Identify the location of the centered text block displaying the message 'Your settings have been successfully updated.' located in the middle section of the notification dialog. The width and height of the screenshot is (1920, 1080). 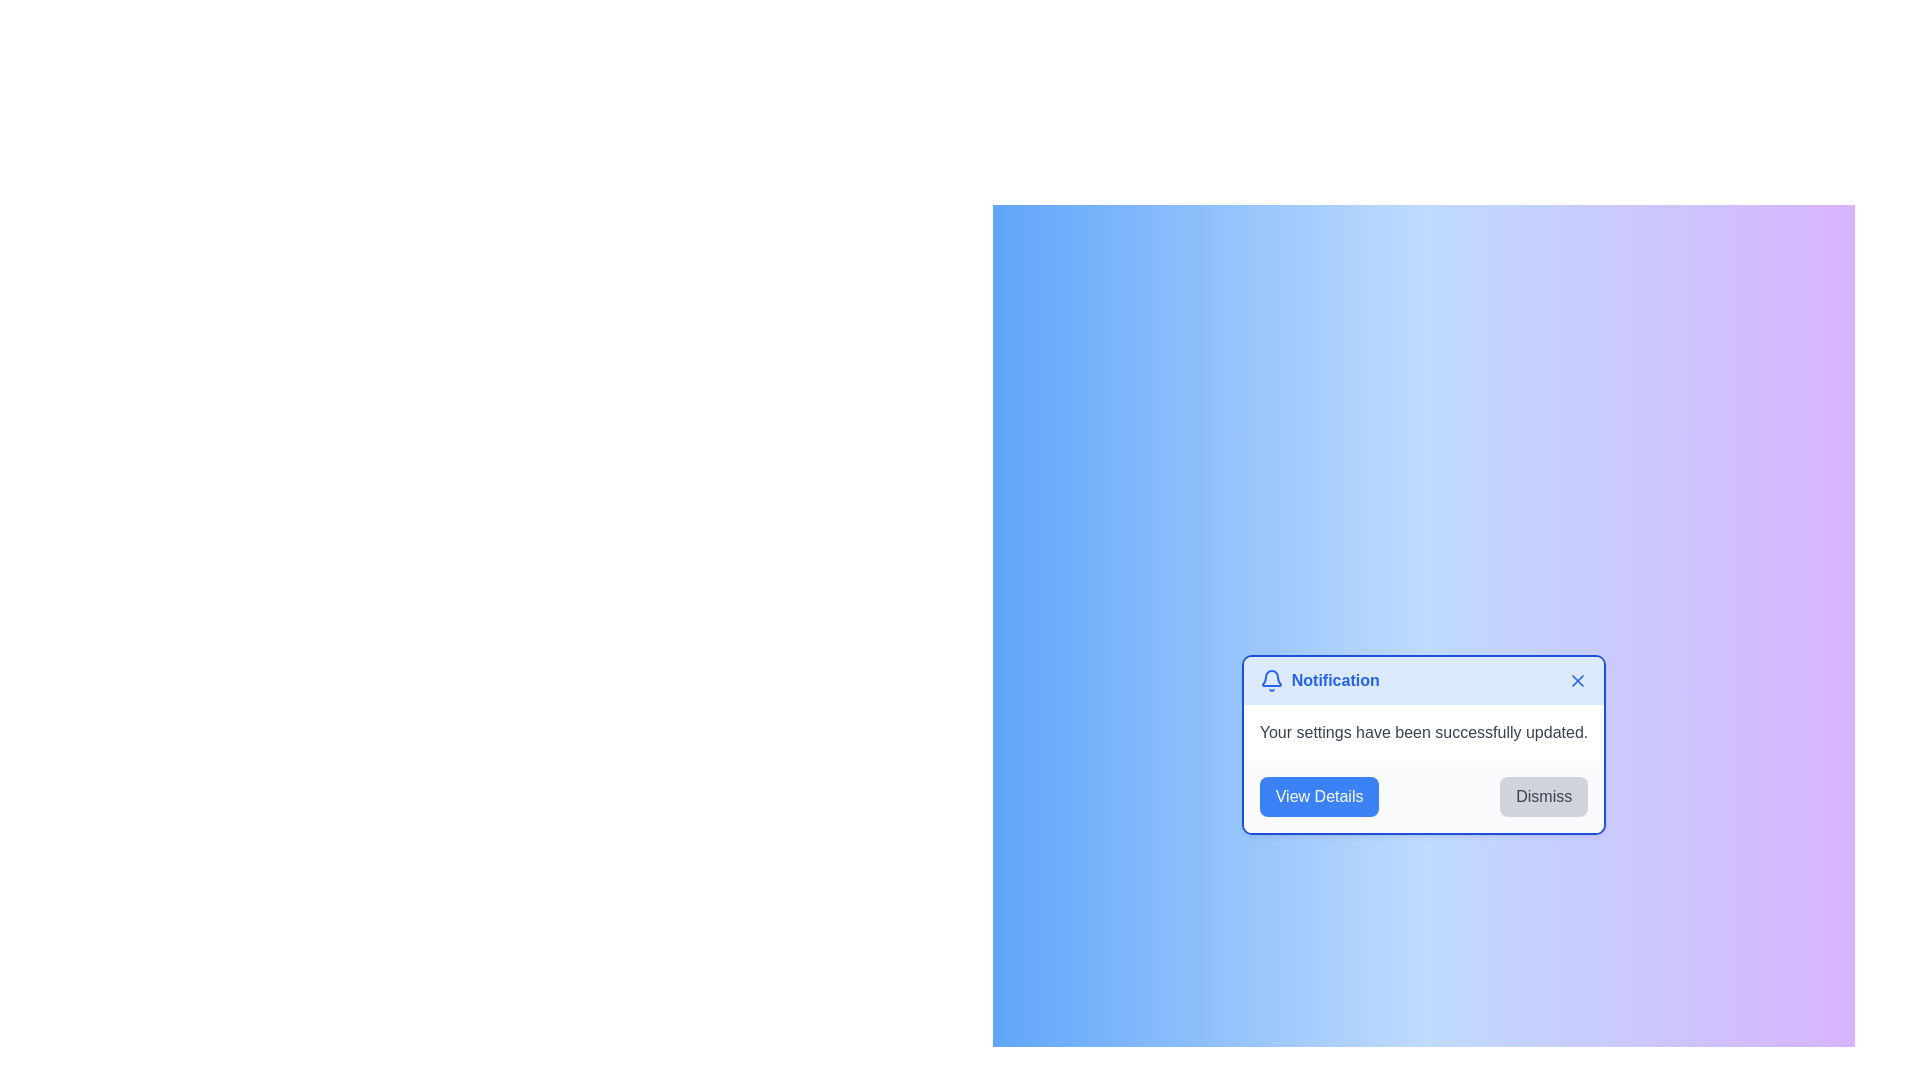
(1423, 732).